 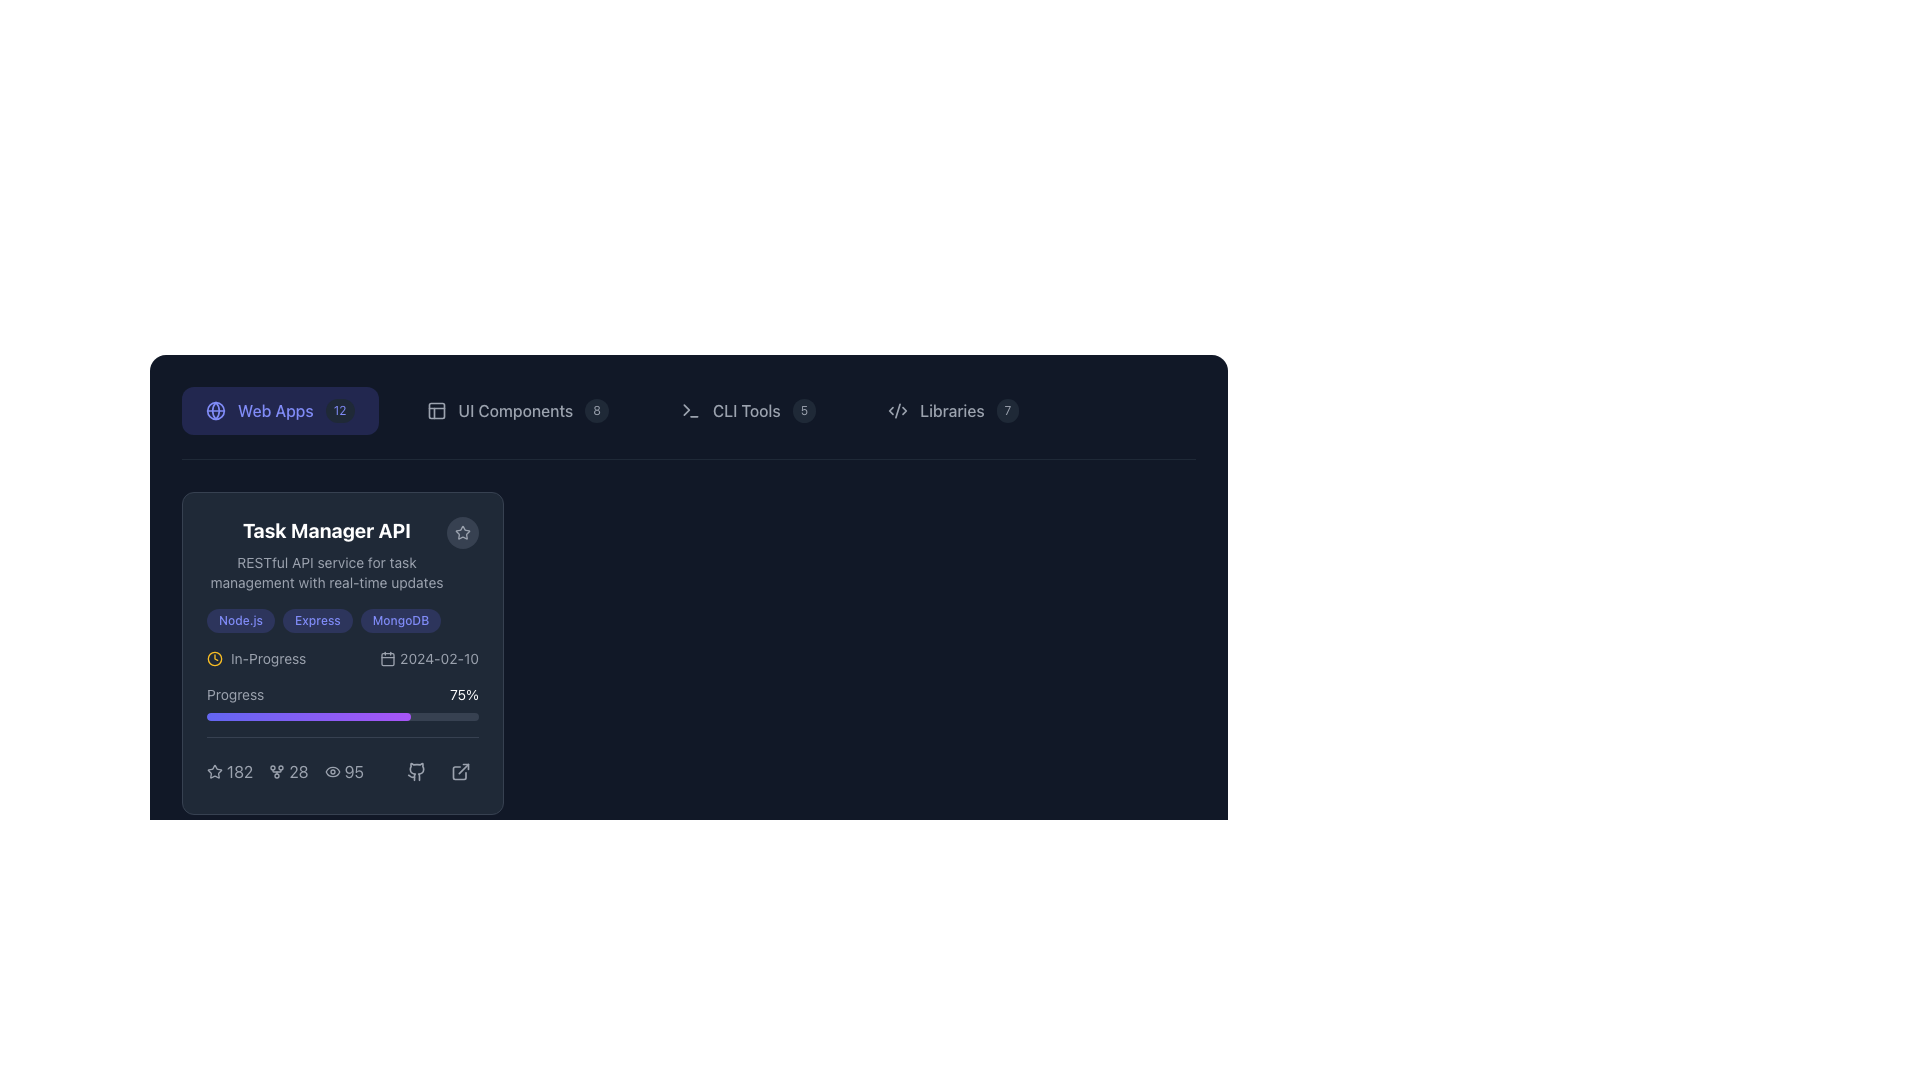 What do you see at coordinates (747, 410) in the screenshot?
I see `the navigational button for CLI tools located in the horizontal navigation bar, positioned between 'UI Components' and 'Libraries'` at bounding box center [747, 410].